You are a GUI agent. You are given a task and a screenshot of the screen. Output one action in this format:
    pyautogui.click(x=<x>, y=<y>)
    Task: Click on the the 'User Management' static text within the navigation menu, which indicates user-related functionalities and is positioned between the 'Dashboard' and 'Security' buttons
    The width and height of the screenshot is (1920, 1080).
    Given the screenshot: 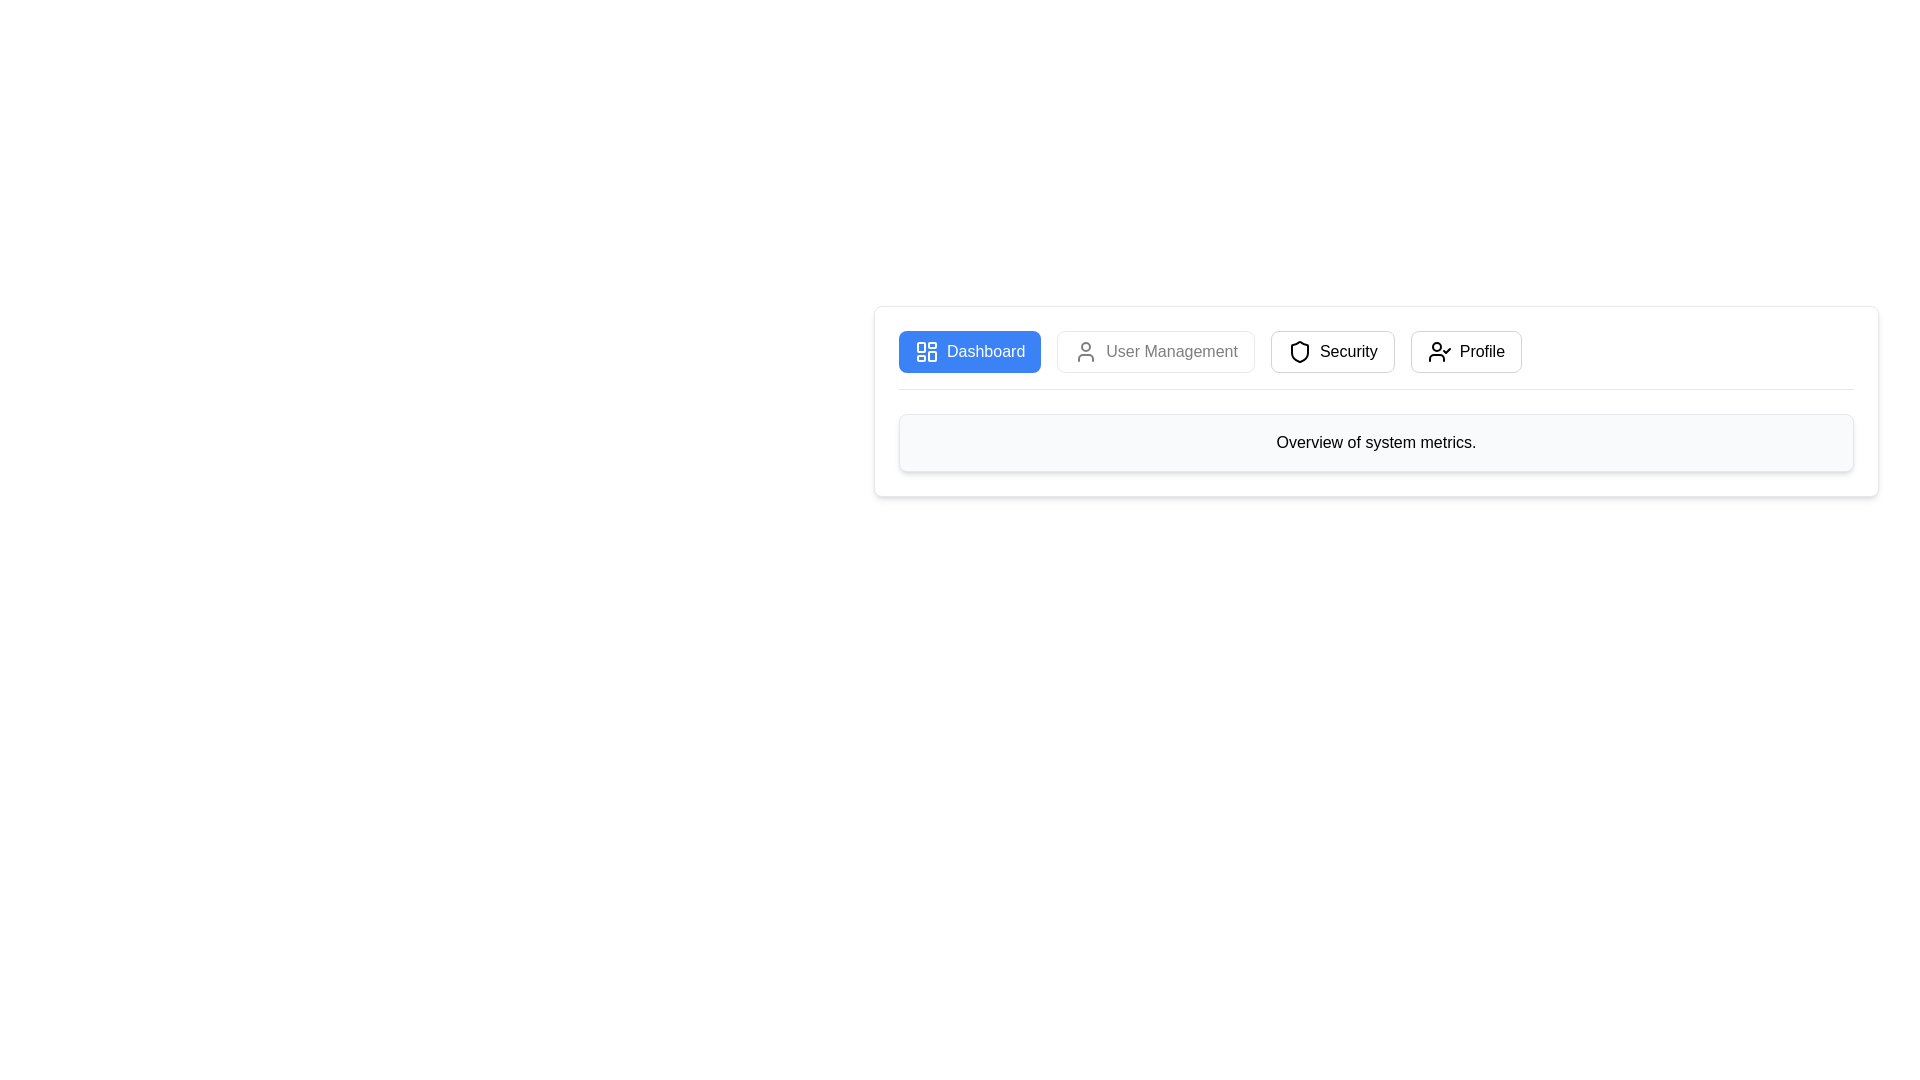 What is the action you would take?
    pyautogui.click(x=1172, y=350)
    